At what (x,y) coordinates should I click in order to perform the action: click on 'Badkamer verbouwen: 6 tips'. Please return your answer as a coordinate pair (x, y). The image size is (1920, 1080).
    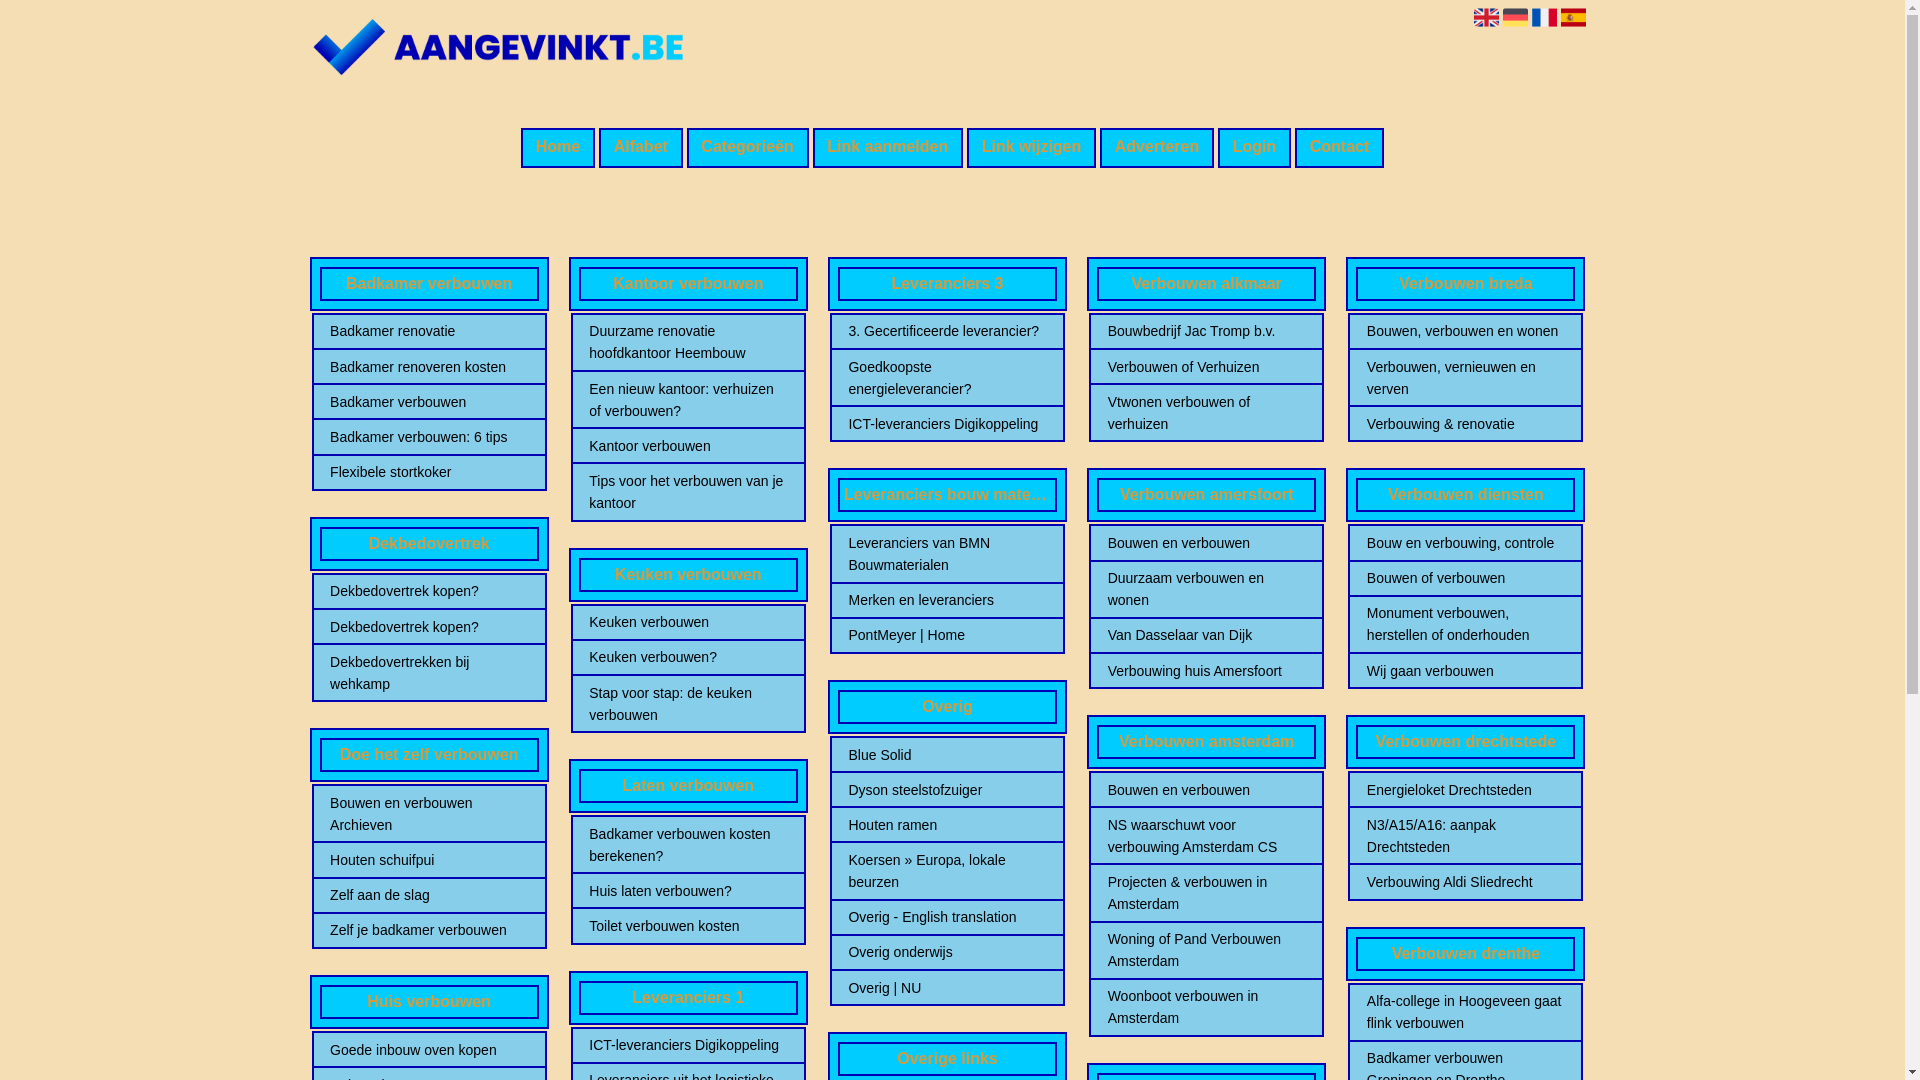
    Looking at the image, I should click on (427, 435).